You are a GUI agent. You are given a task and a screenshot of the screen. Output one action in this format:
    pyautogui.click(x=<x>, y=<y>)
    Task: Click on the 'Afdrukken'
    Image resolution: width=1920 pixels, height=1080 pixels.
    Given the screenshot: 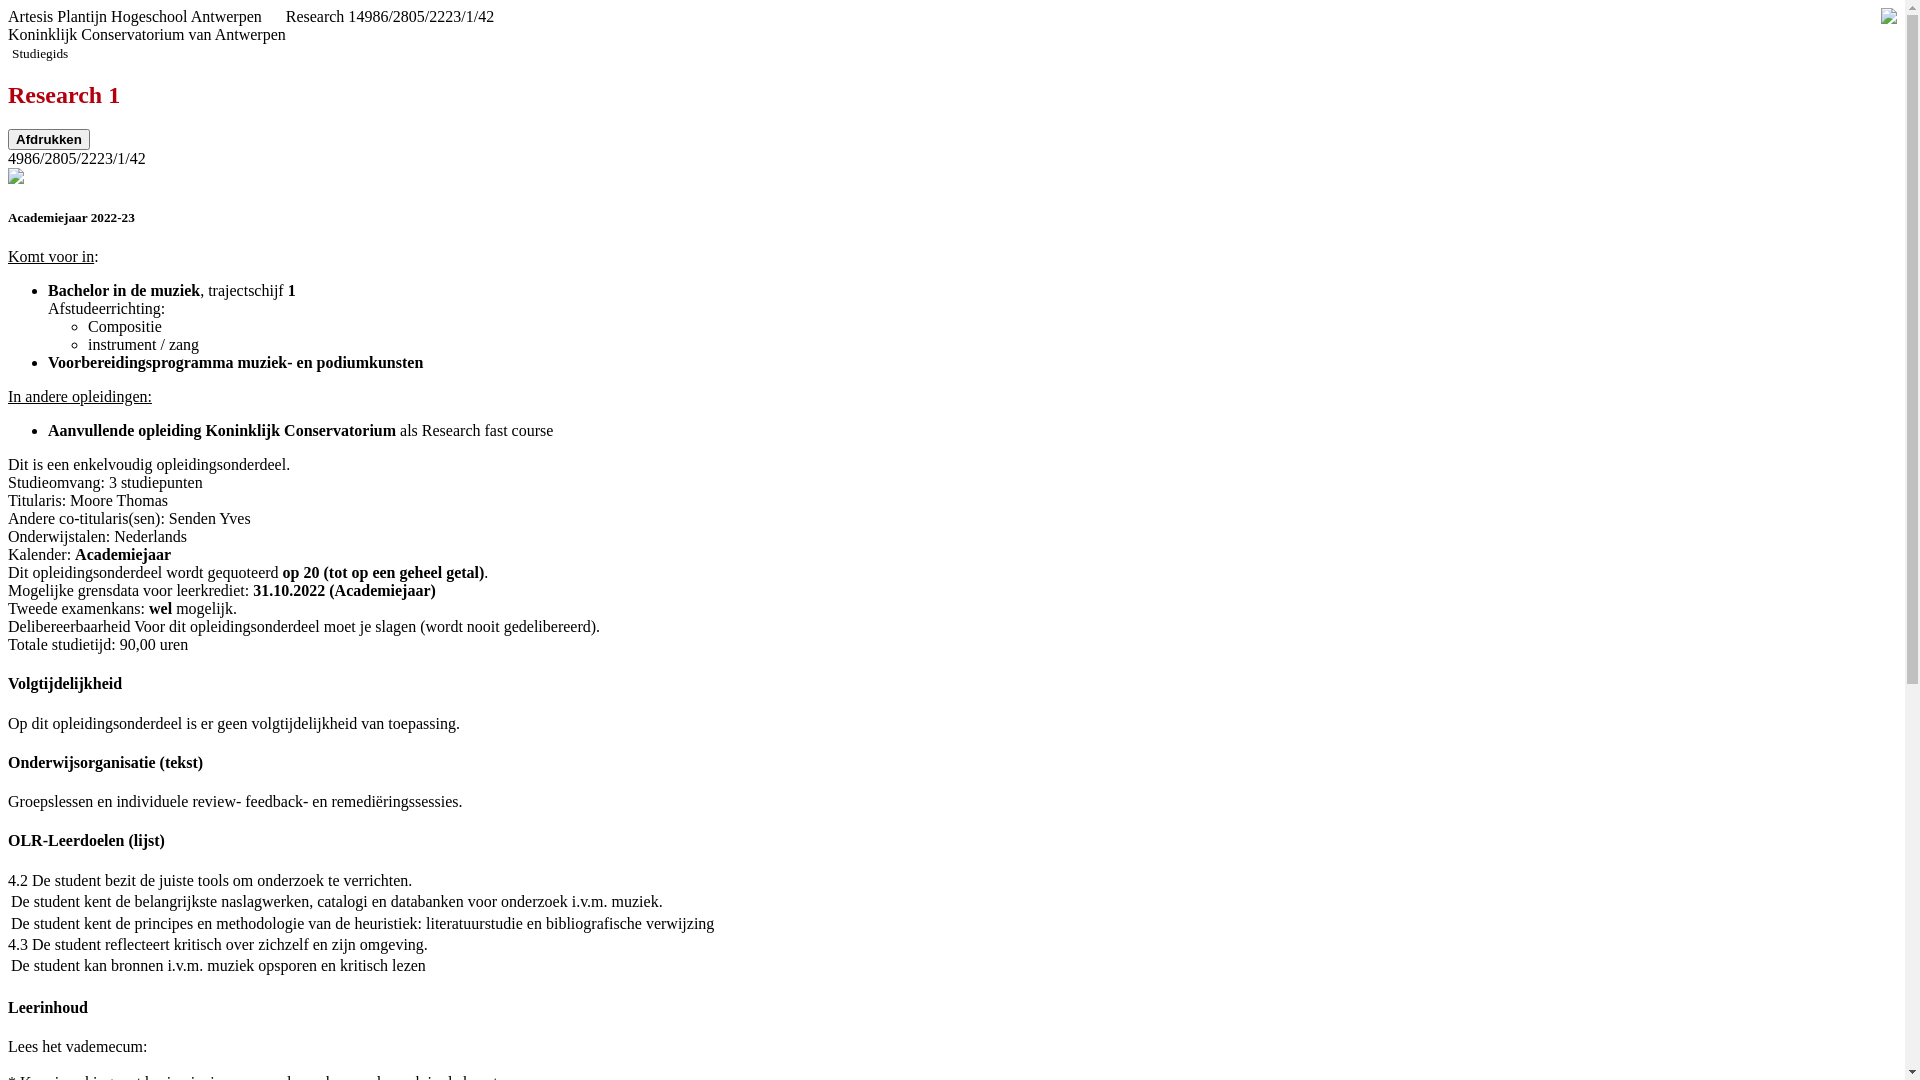 What is the action you would take?
    pyautogui.click(x=48, y=138)
    